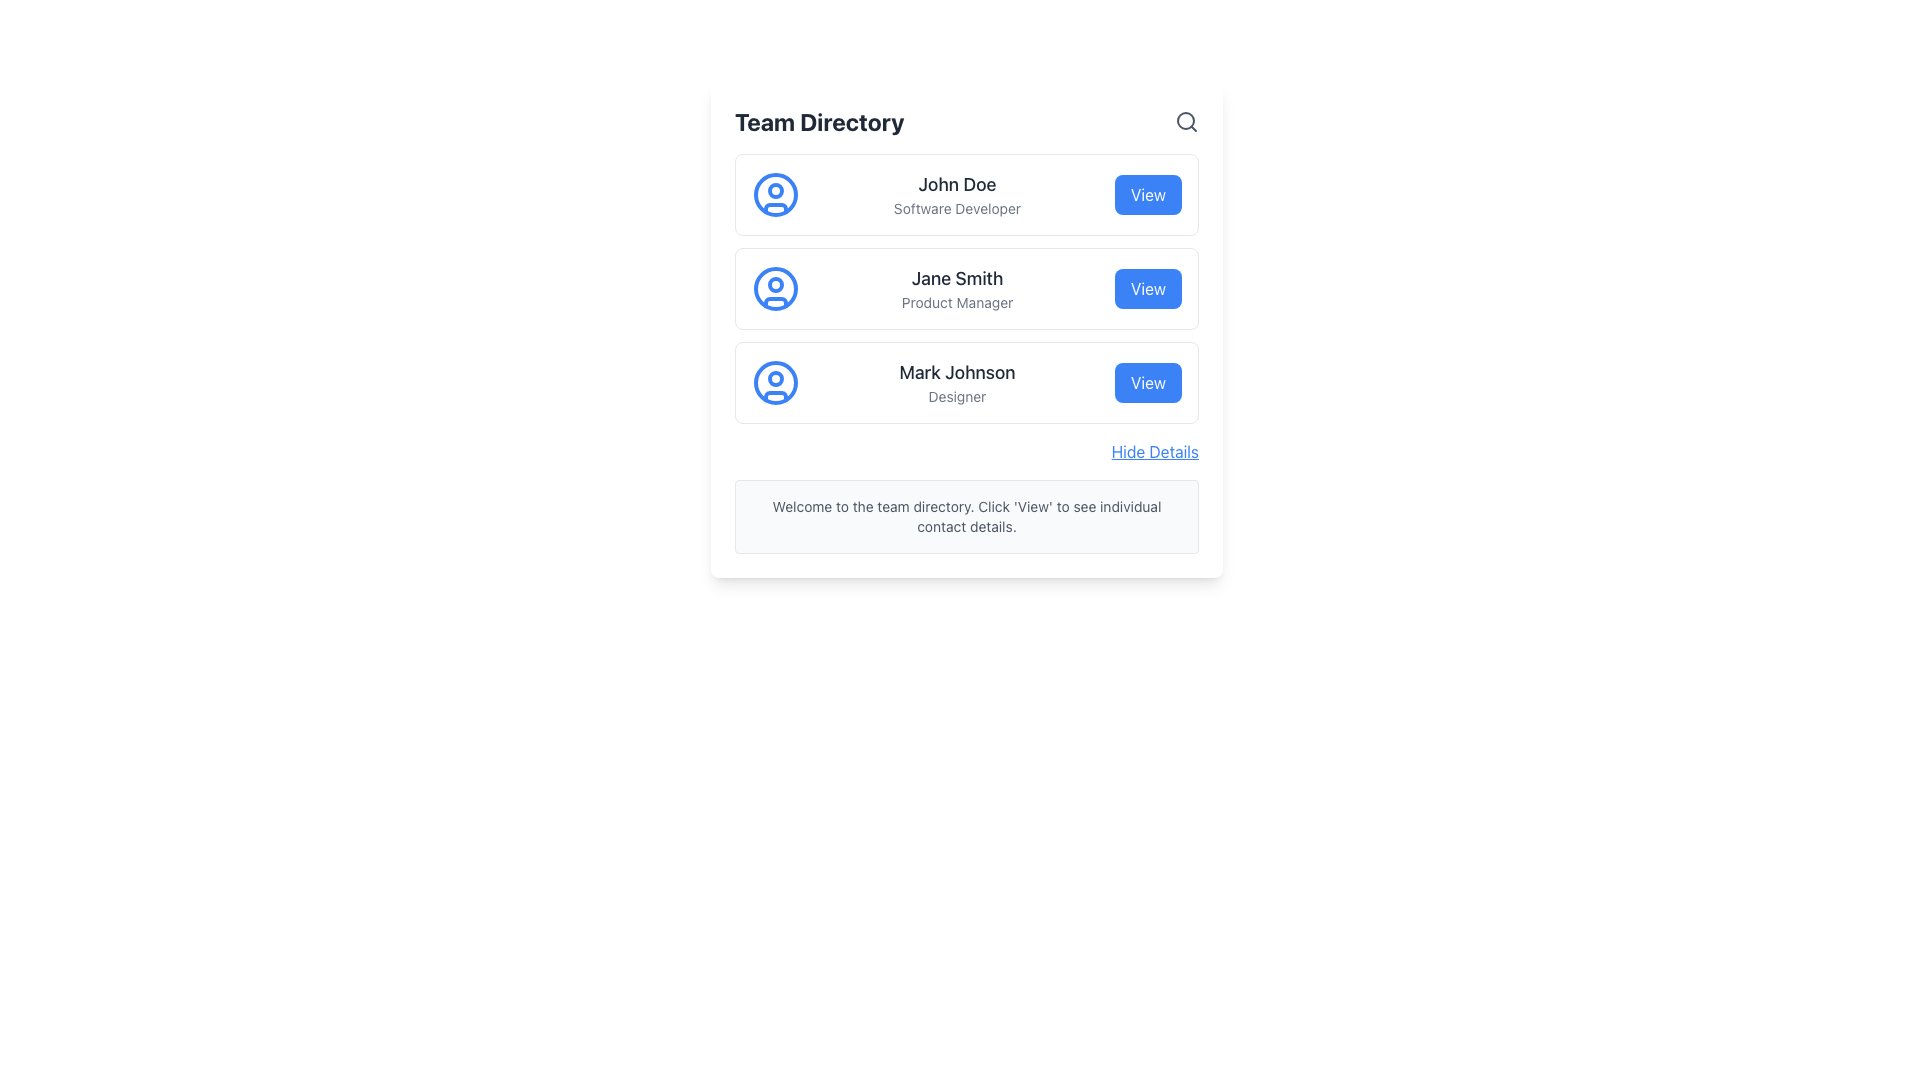 The image size is (1920, 1080). What do you see at coordinates (966, 515) in the screenshot?
I see `the instruction text label that provides context for interacting with the 'View' buttons in the team directory interface, located below three profile items` at bounding box center [966, 515].